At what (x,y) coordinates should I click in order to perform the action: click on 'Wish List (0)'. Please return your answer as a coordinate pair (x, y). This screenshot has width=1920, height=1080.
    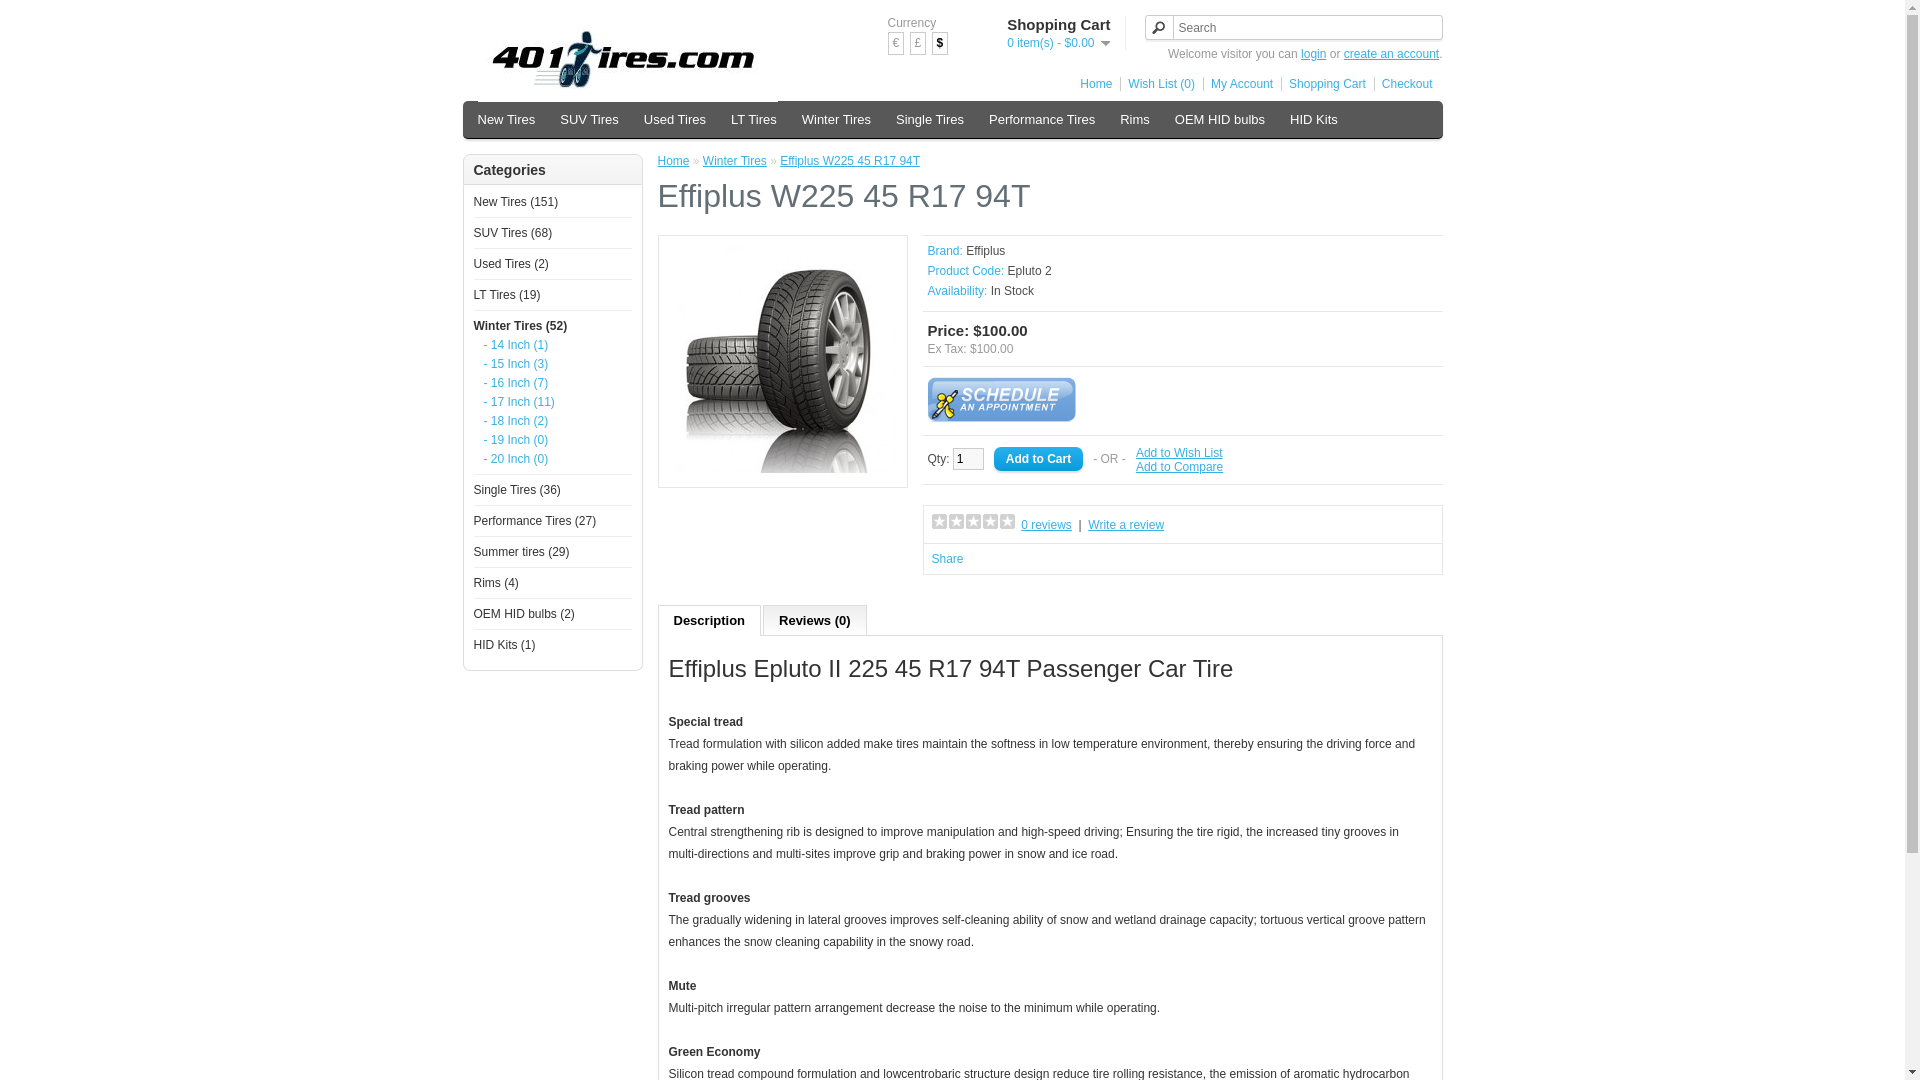
    Looking at the image, I should click on (1157, 83).